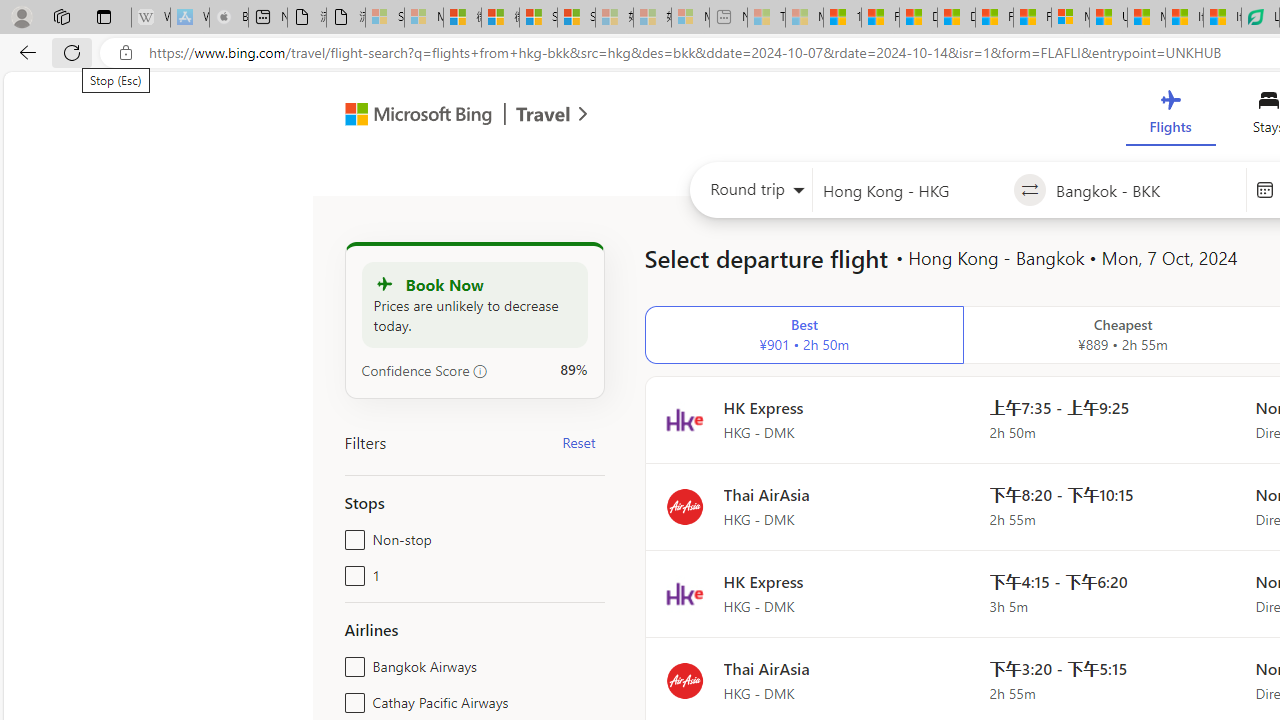  Describe the element at coordinates (150, 17) in the screenshot. I see `'Wikipedia - Sleeping'` at that location.